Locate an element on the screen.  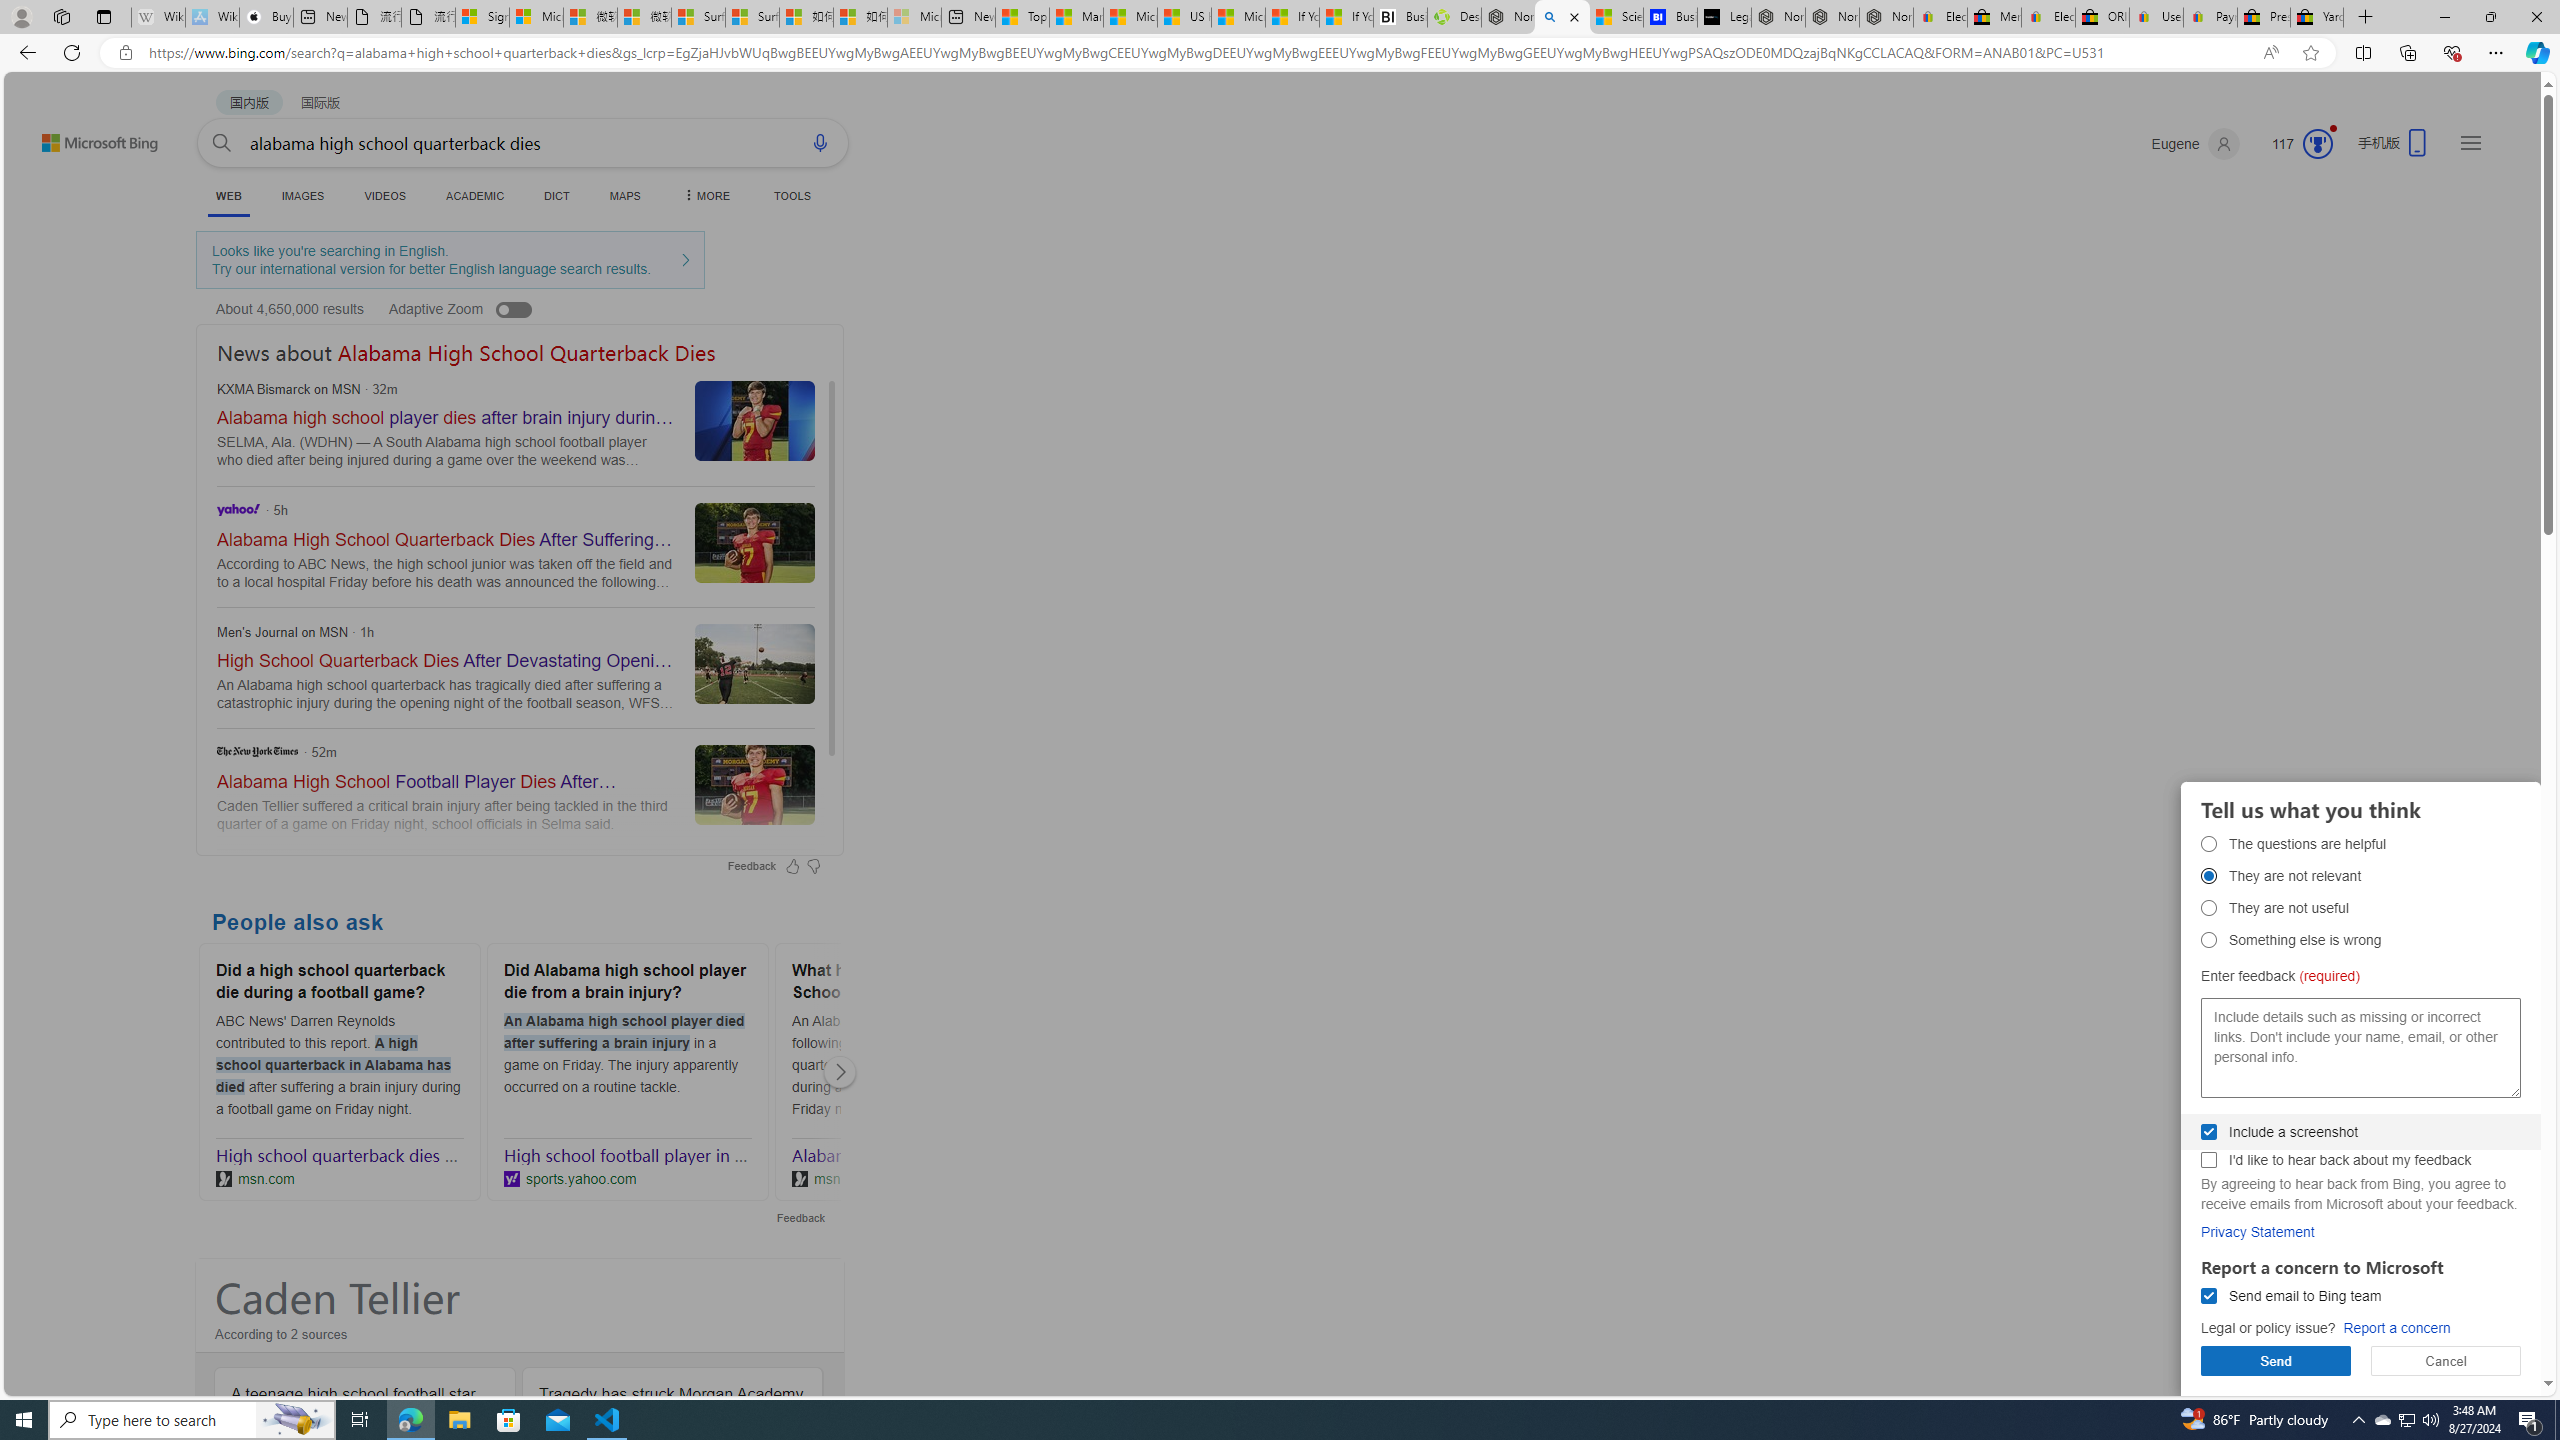
'Something else is wrong Something else is wrong' is located at coordinates (2209, 938).